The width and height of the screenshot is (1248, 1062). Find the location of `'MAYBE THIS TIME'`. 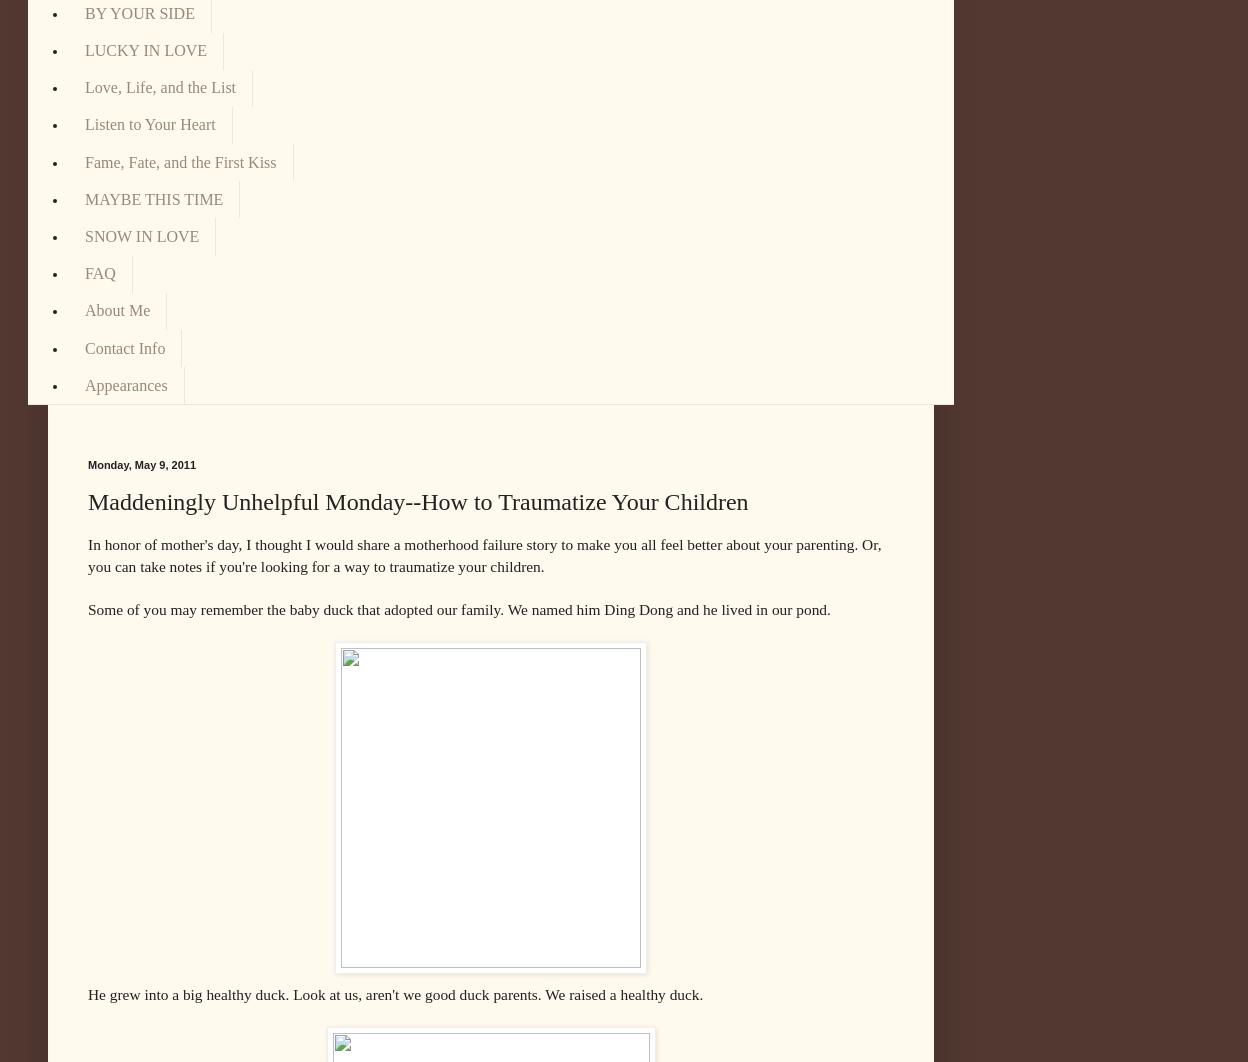

'MAYBE THIS TIME' is located at coordinates (154, 198).